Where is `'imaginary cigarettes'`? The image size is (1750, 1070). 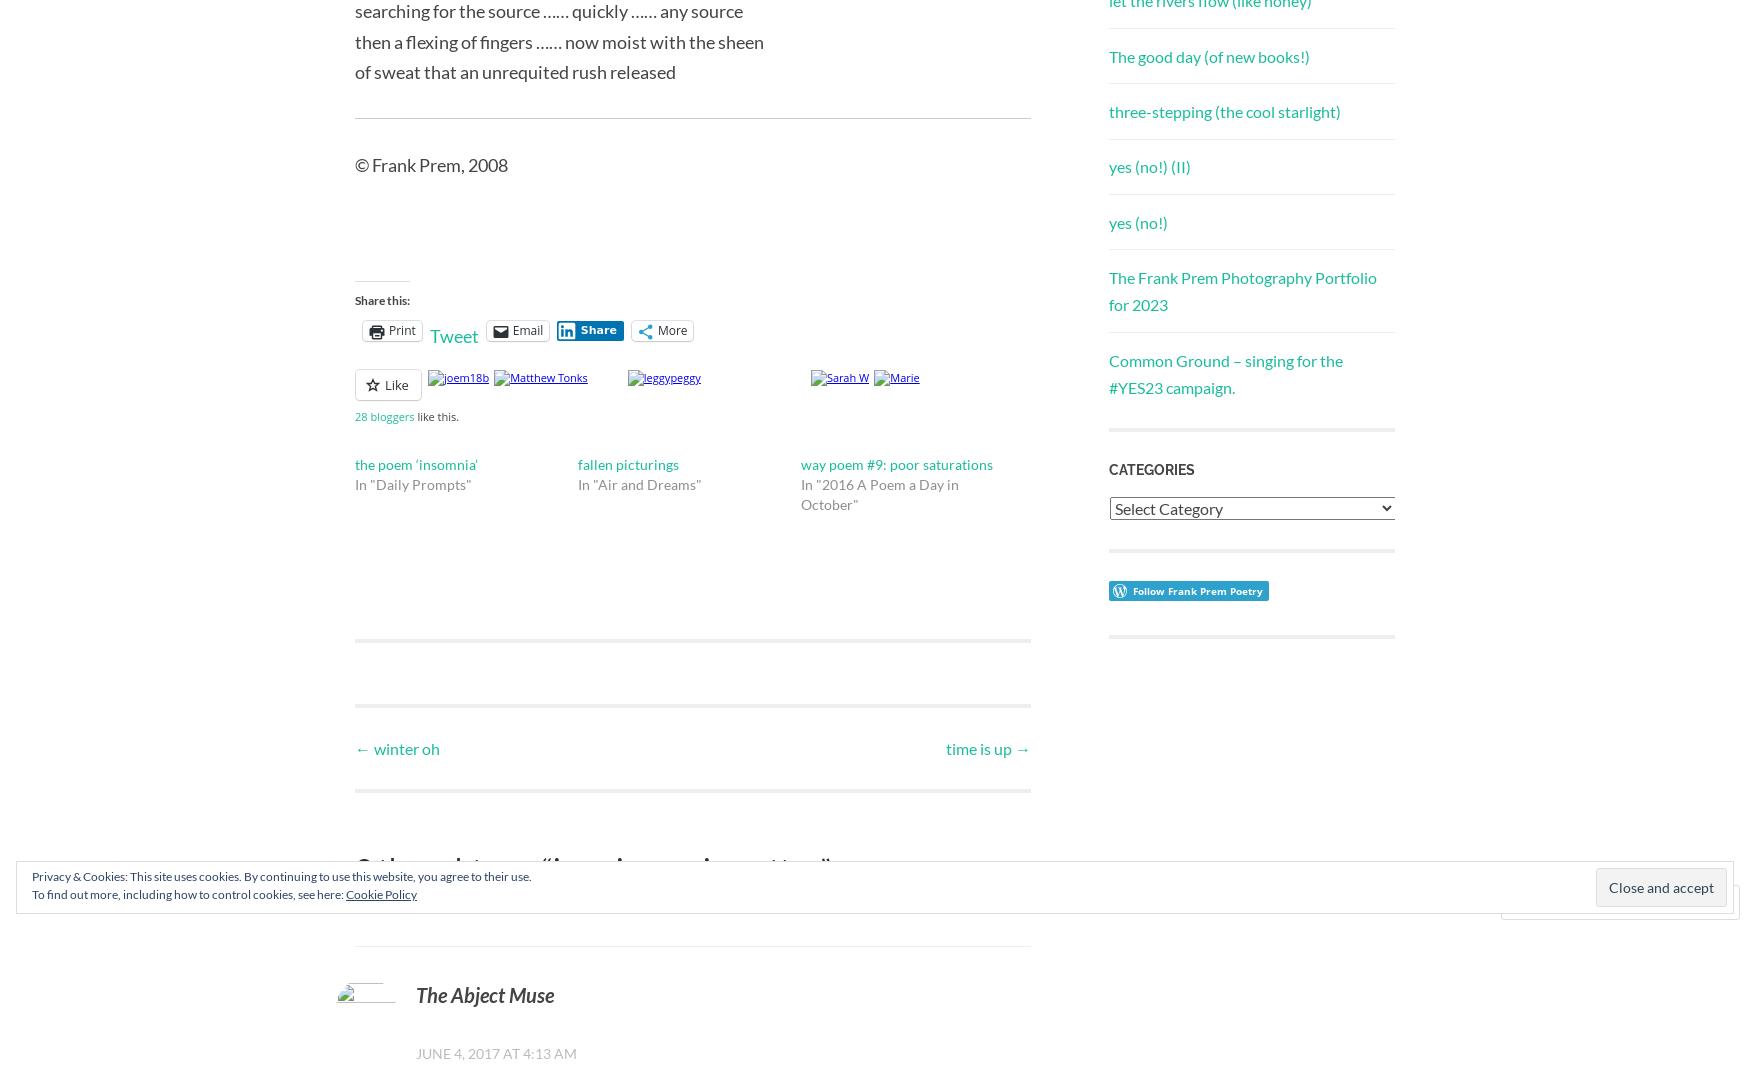
'imaginary cigarettes' is located at coordinates (685, 868).